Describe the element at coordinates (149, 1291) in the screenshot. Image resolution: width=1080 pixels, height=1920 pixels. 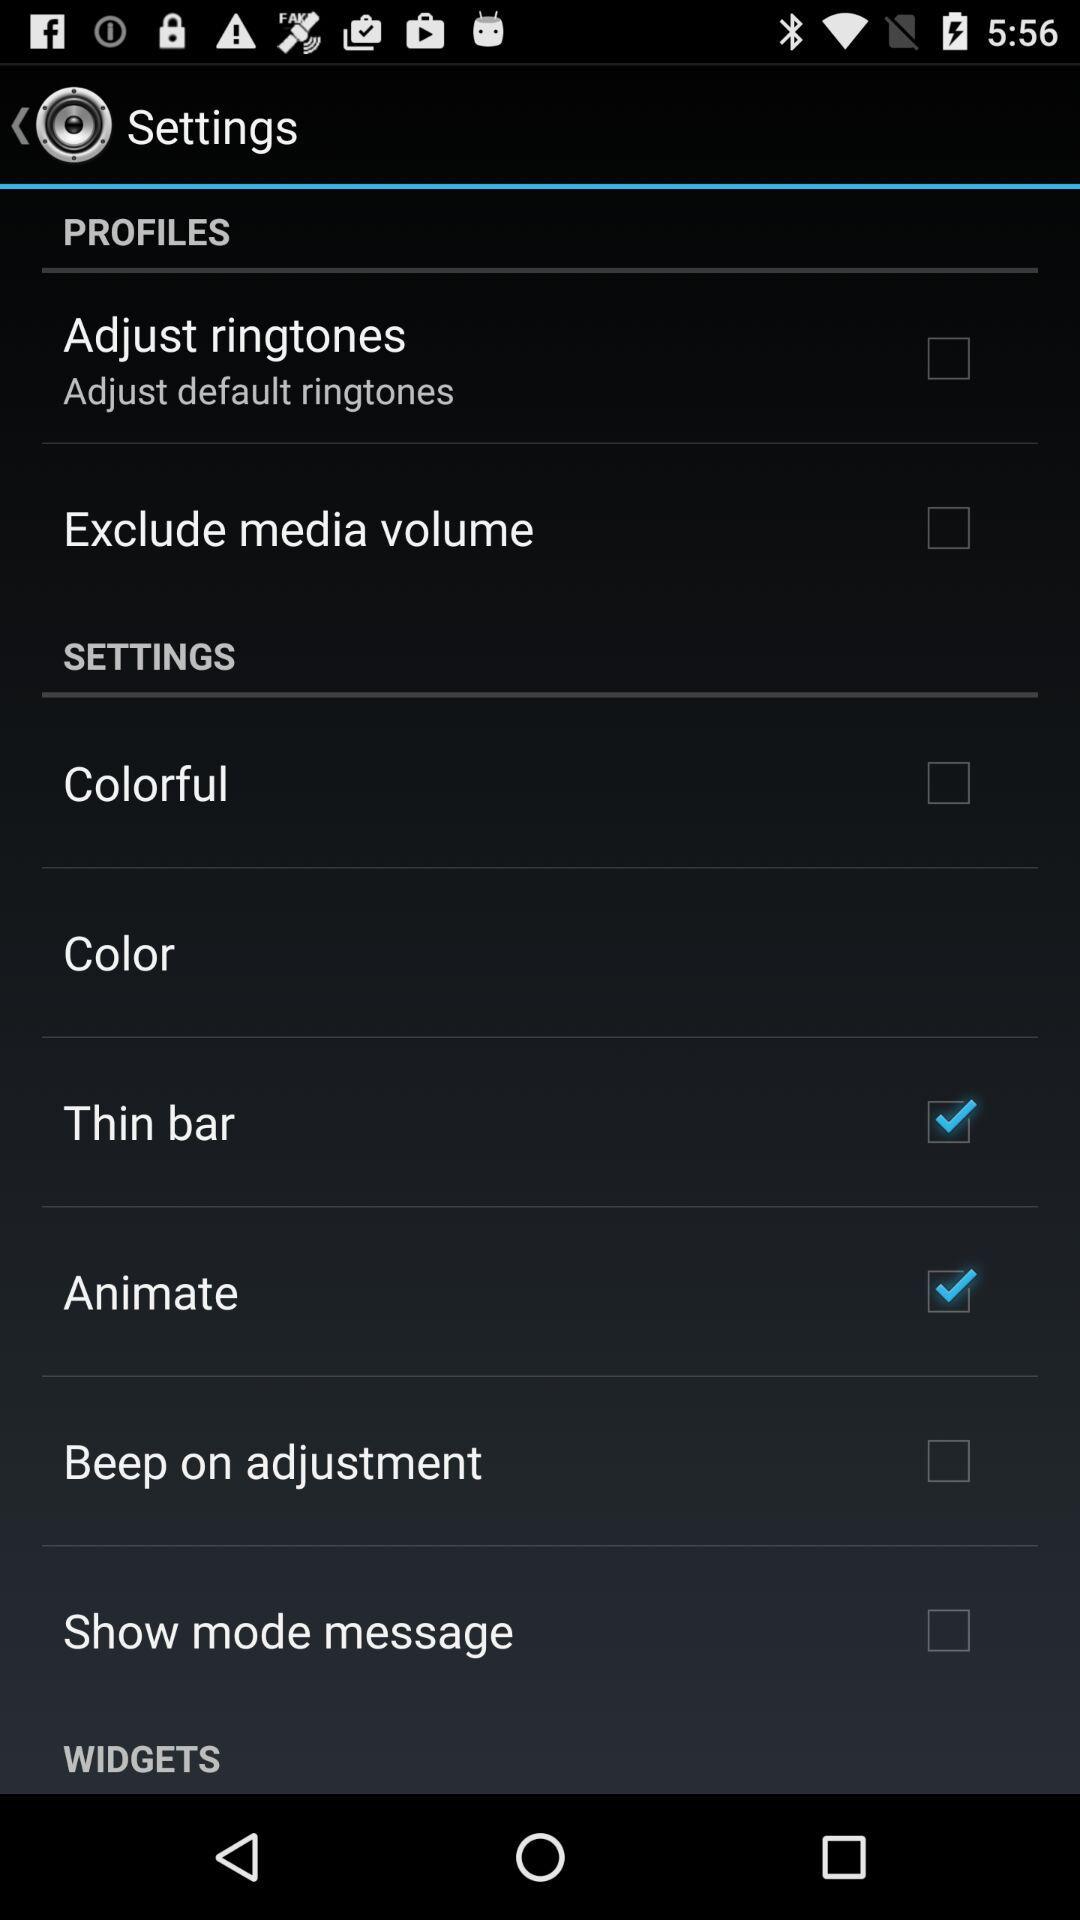
I see `the app above beep on adjustment item` at that location.